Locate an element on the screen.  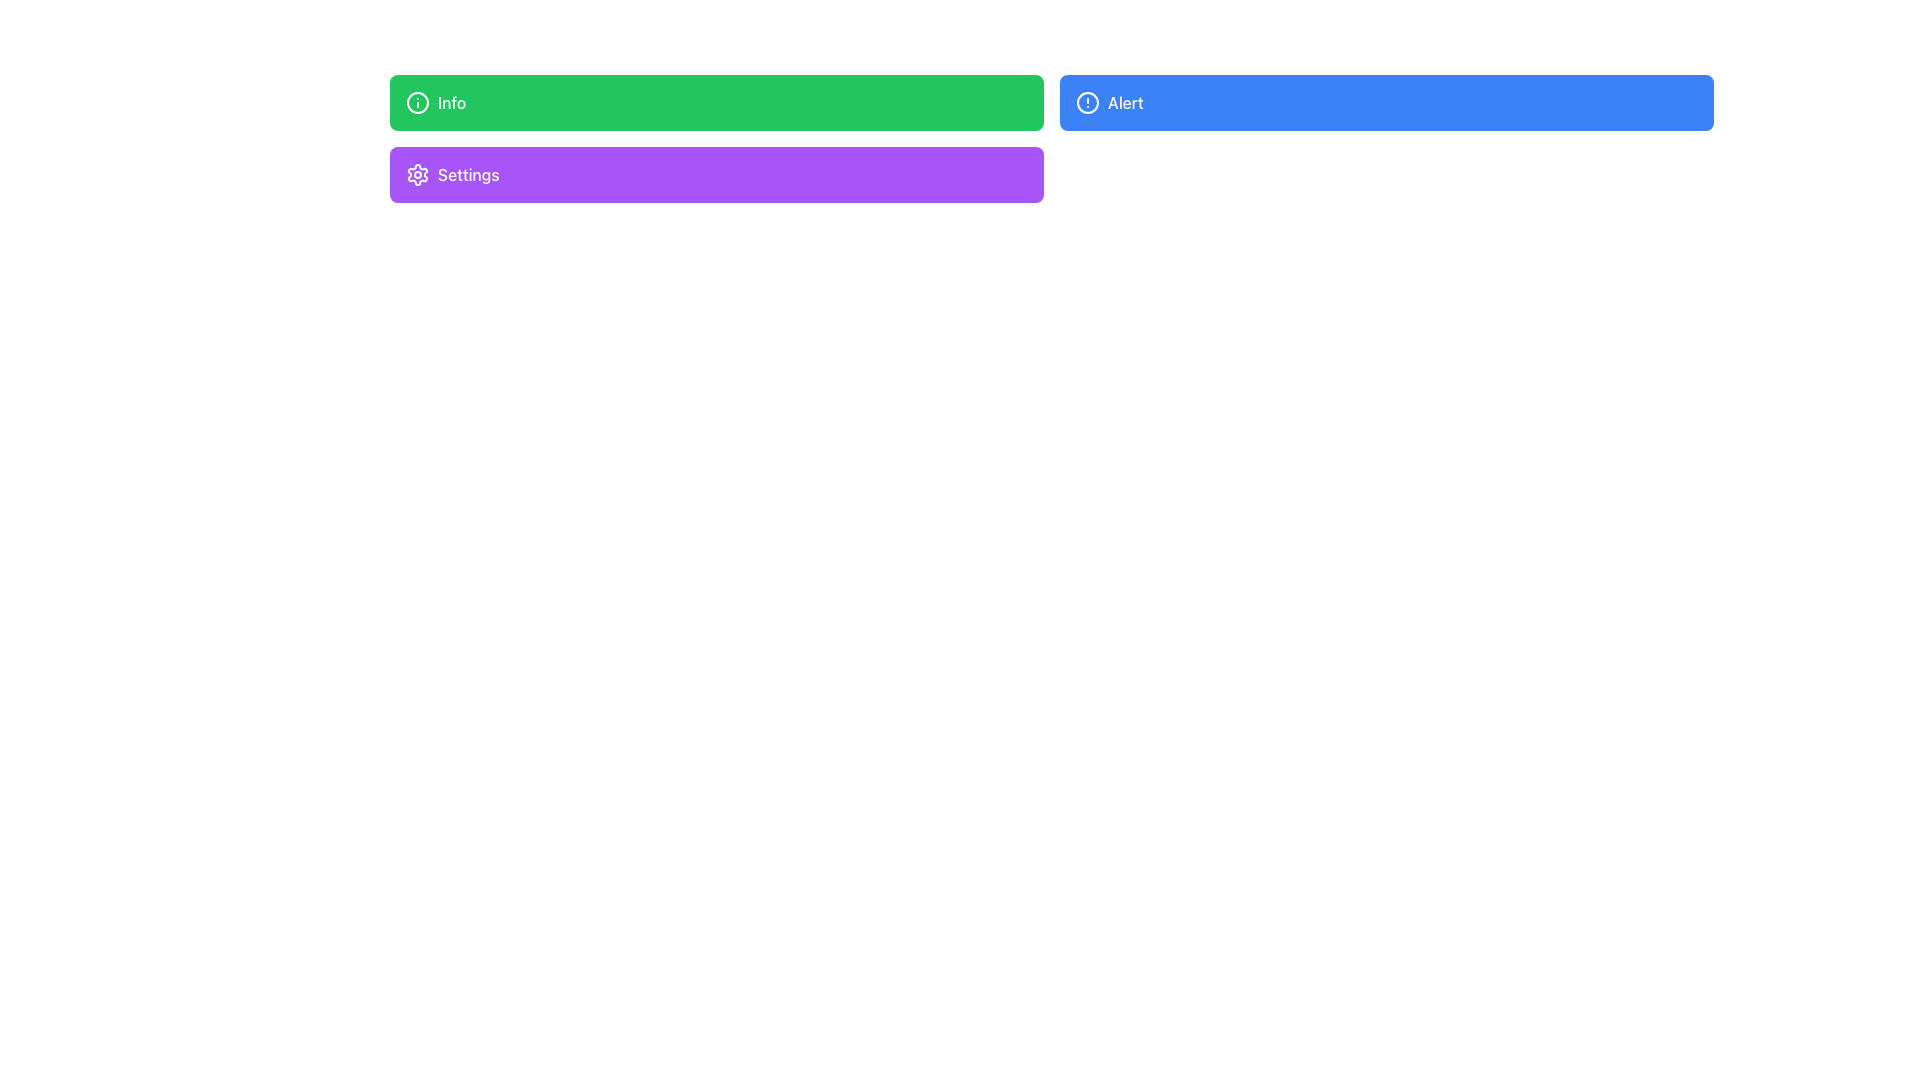
the alert icon, which is a circle with an exclamation mark inside, colored white on a blue background, located within the 'Alert' rectangular block is located at coordinates (1087, 103).